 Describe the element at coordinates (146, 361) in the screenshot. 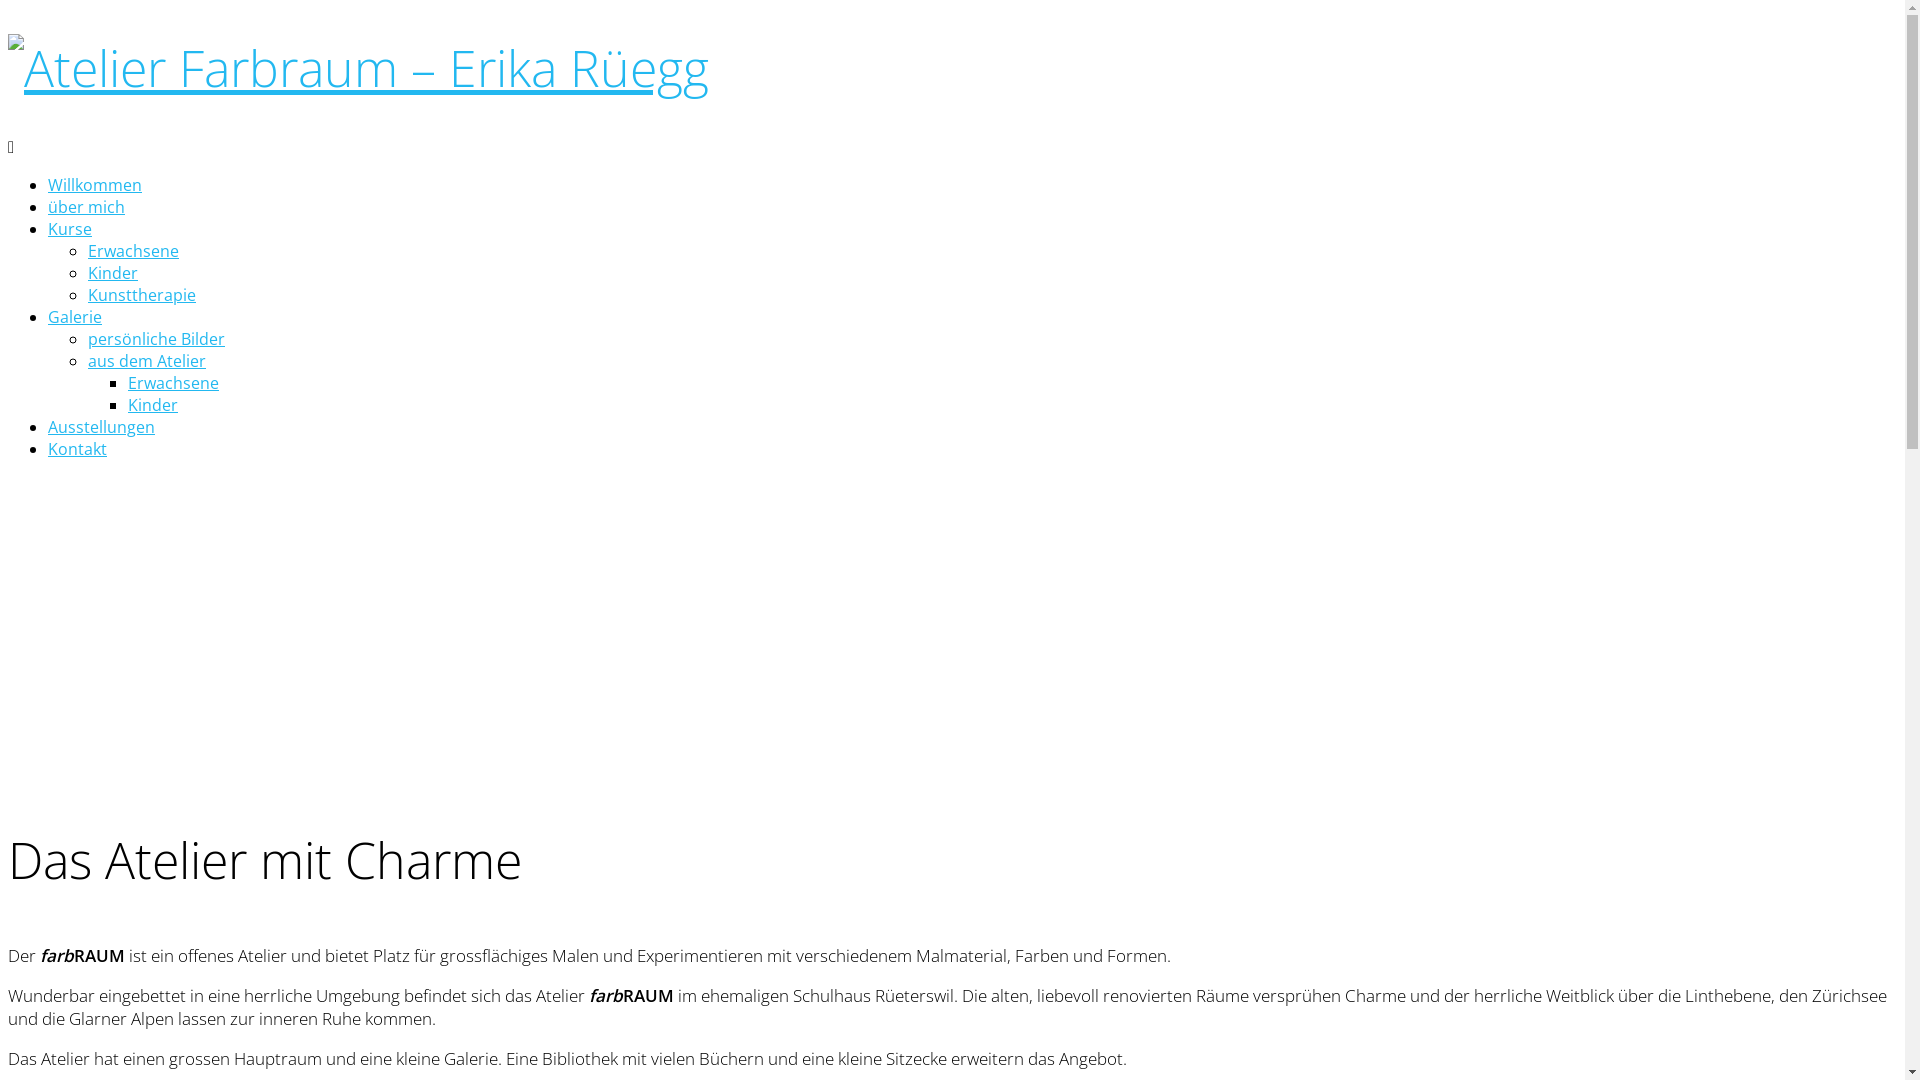

I see `'aus dem Atelier'` at that location.